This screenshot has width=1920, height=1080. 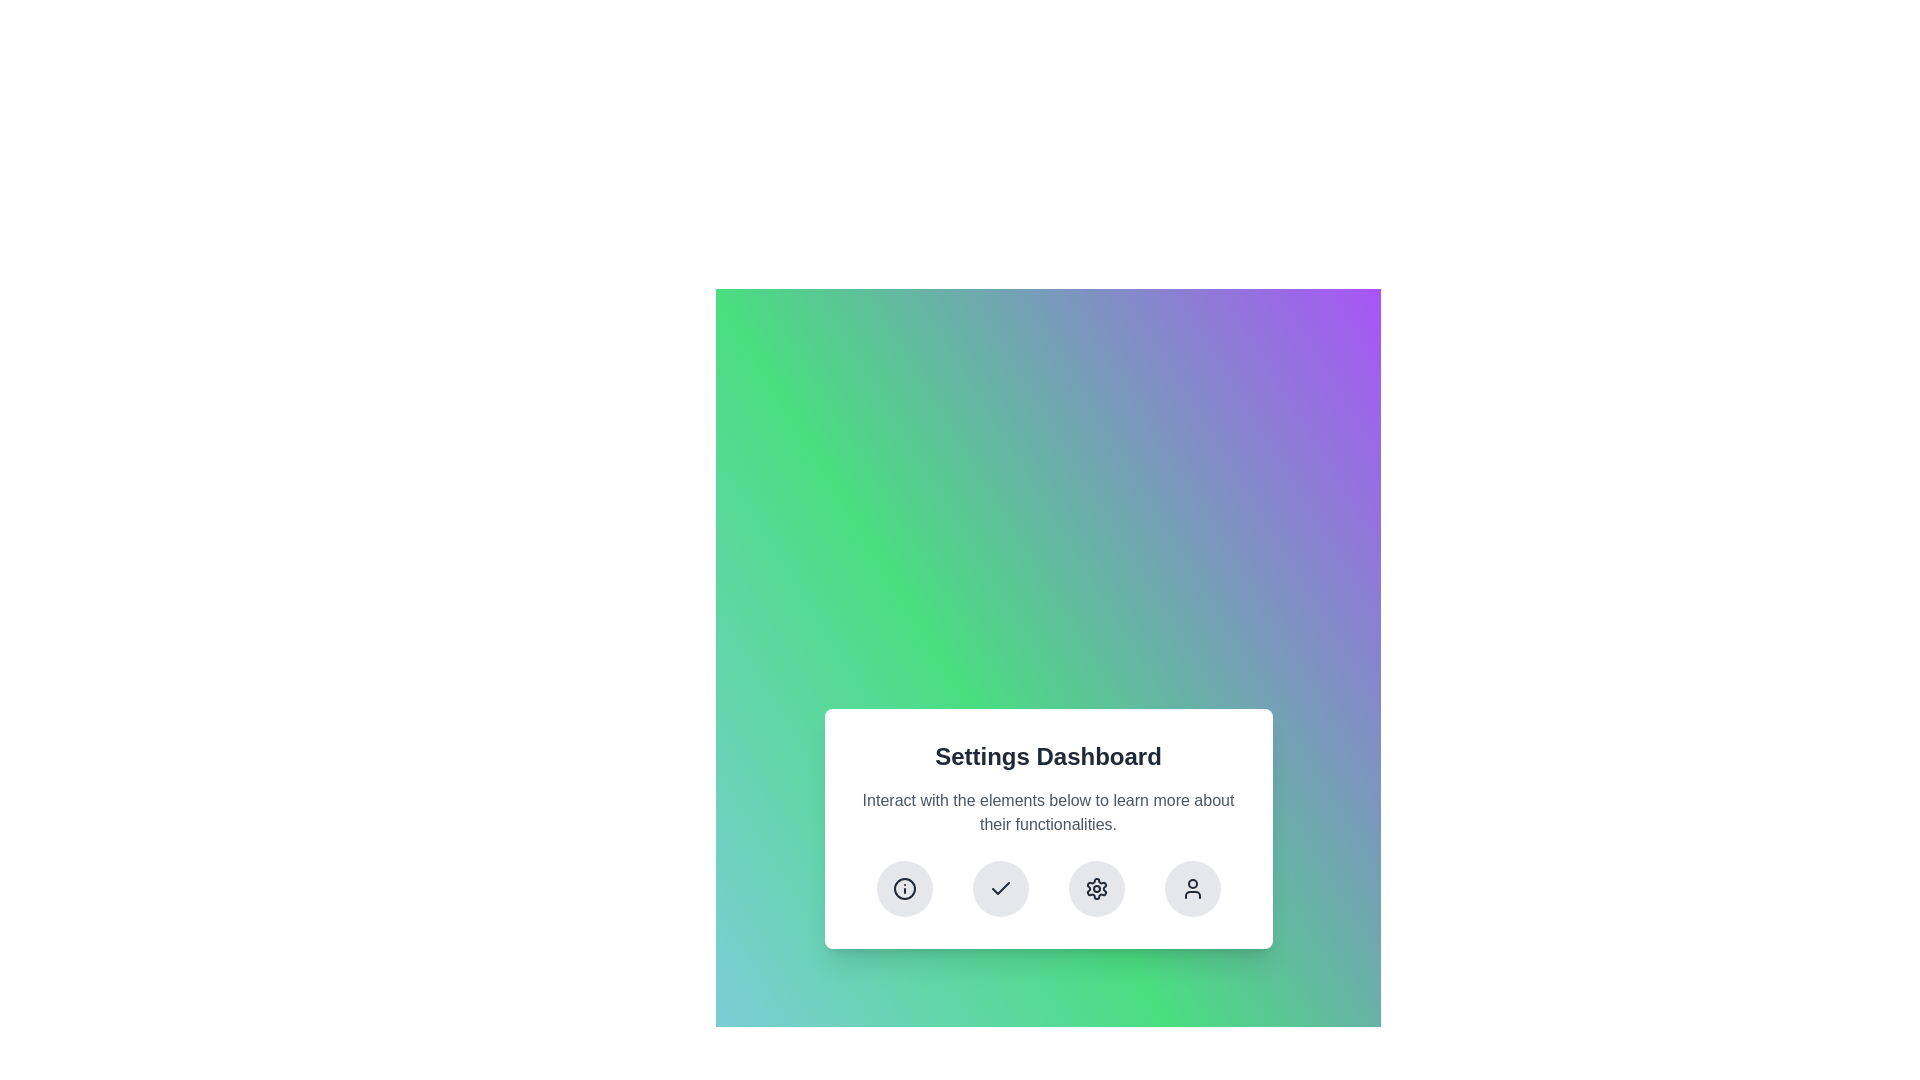 What do you see at coordinates (903, 887) in the screenshot?
I see `the circular information icon with a thin black outline and gray colors, located at the bottom of the Settings Dashboard panel` at bounding box center [903, 887].